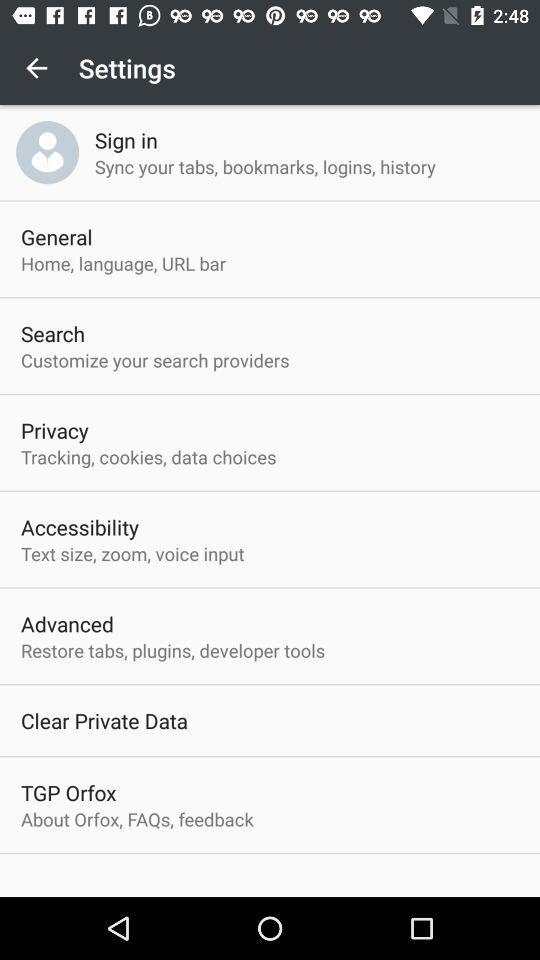 This screenshot has width=540, height=960. What do you see at coordinates (67, 792) in the screenshot?
I see `tgp orfox` at bounding box center [67, 792].